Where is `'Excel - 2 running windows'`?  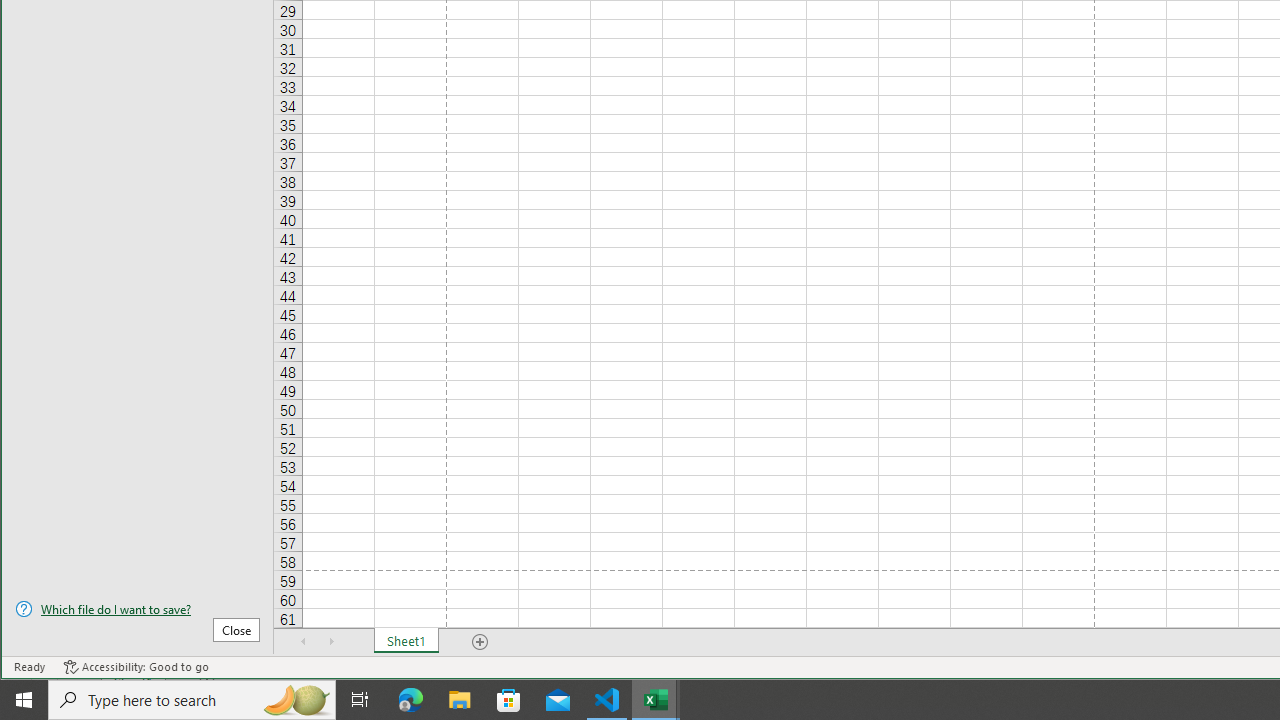
'Excel - 2 running windows' is located at coordinates (656, 698).